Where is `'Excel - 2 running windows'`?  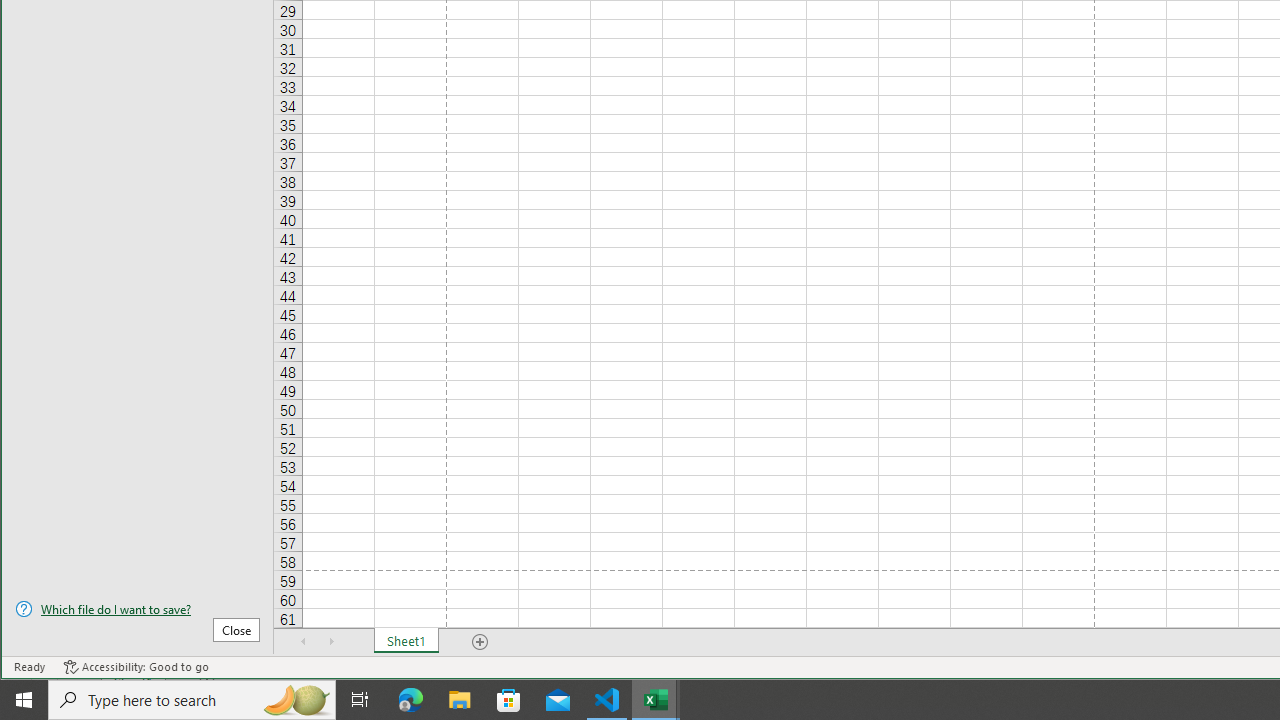
'Excel - 2 running windows' is located at coordinates (656, 698).